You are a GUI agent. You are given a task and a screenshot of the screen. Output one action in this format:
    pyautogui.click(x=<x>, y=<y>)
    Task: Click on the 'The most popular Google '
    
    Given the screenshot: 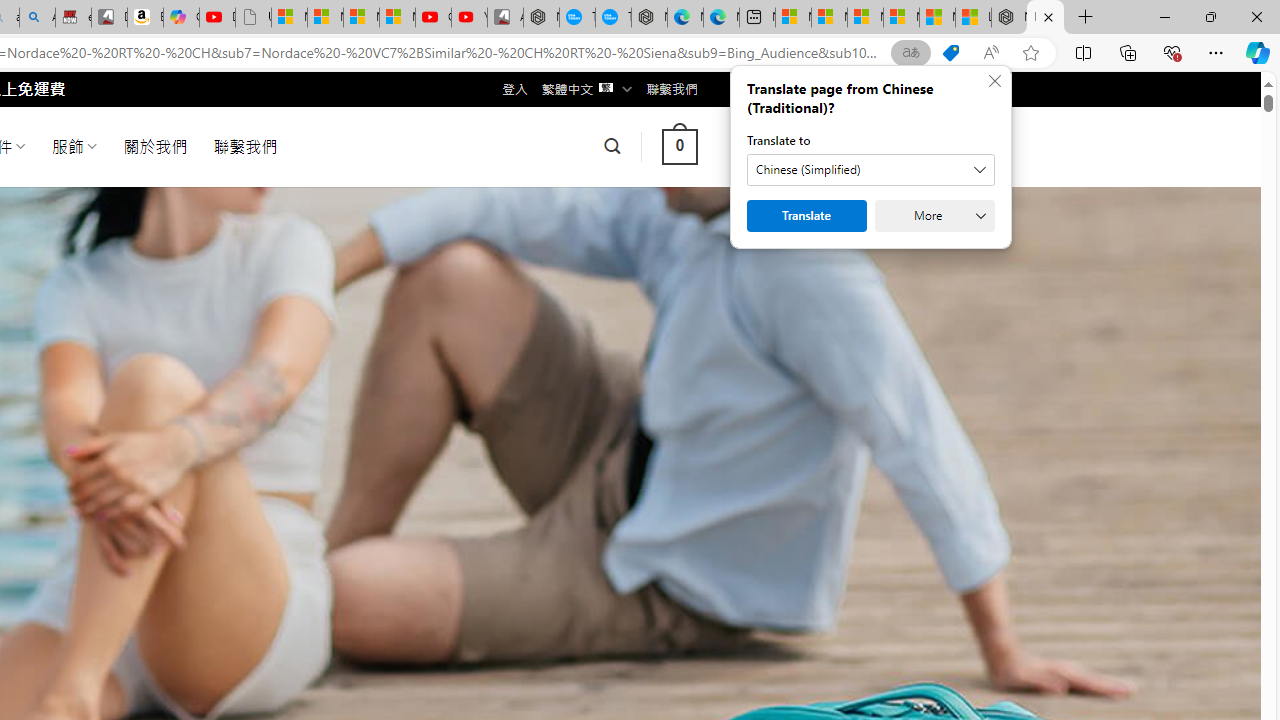 What is the action you would take?
    pyautogui.click(x=612, y=17)
    